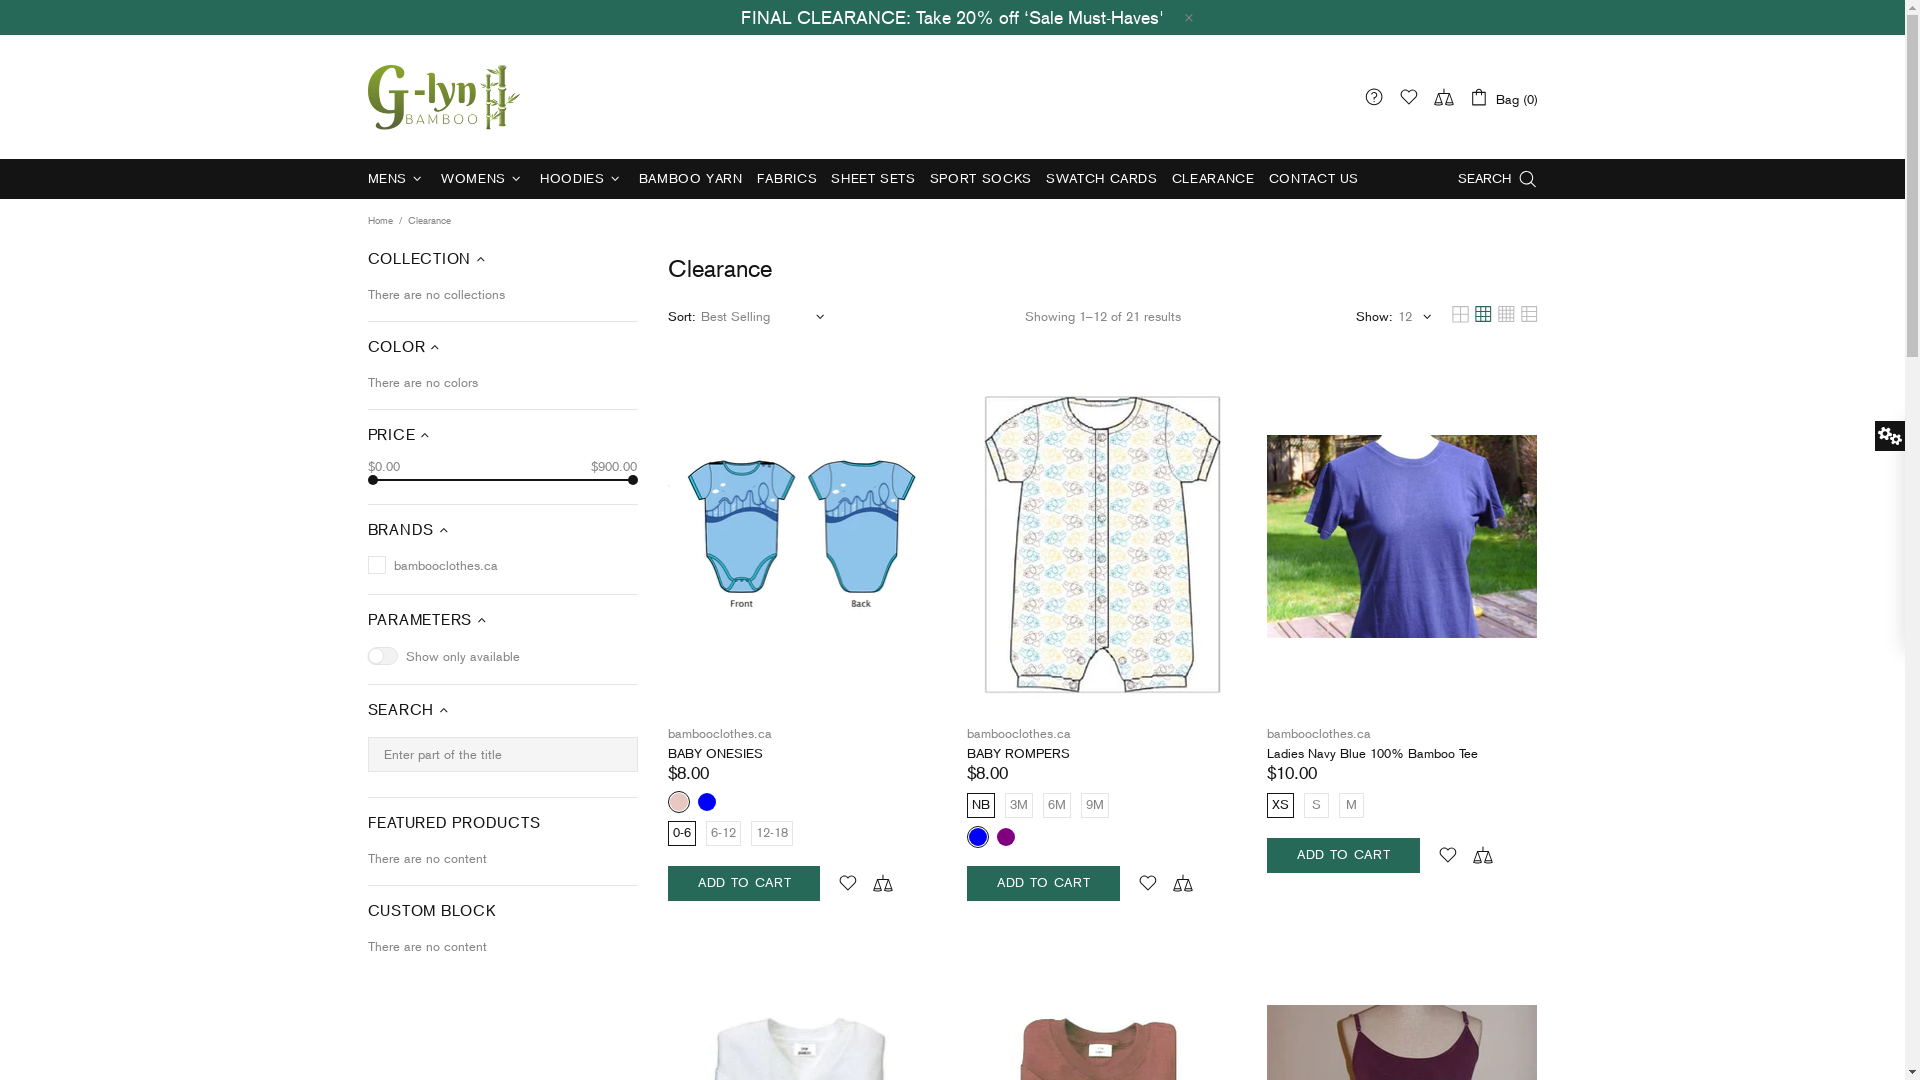  I want to click on 'SWATCH CARDS', so click(1101, 177).